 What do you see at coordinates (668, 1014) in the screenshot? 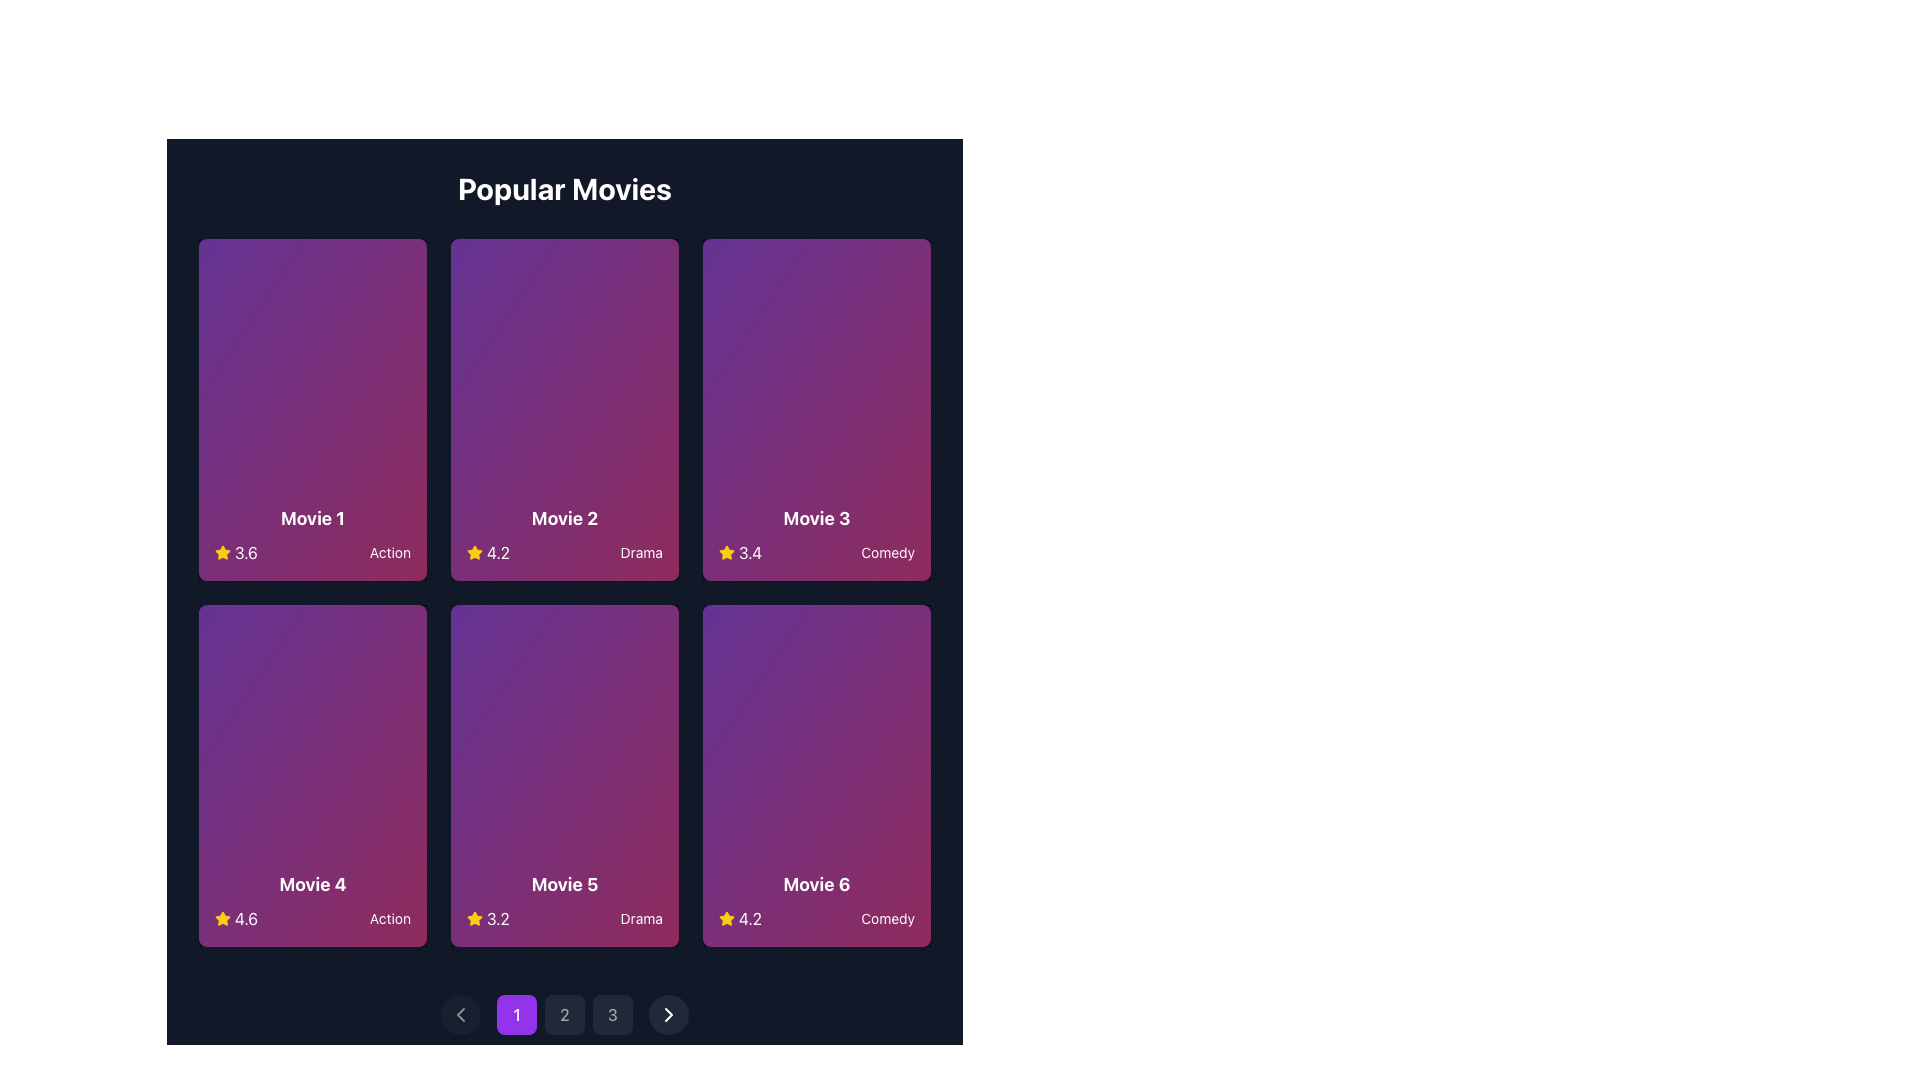
I see `the circular 'Next' button with a dark gray background and a right-facing chevron icon` at bounding box center [668, 1014].